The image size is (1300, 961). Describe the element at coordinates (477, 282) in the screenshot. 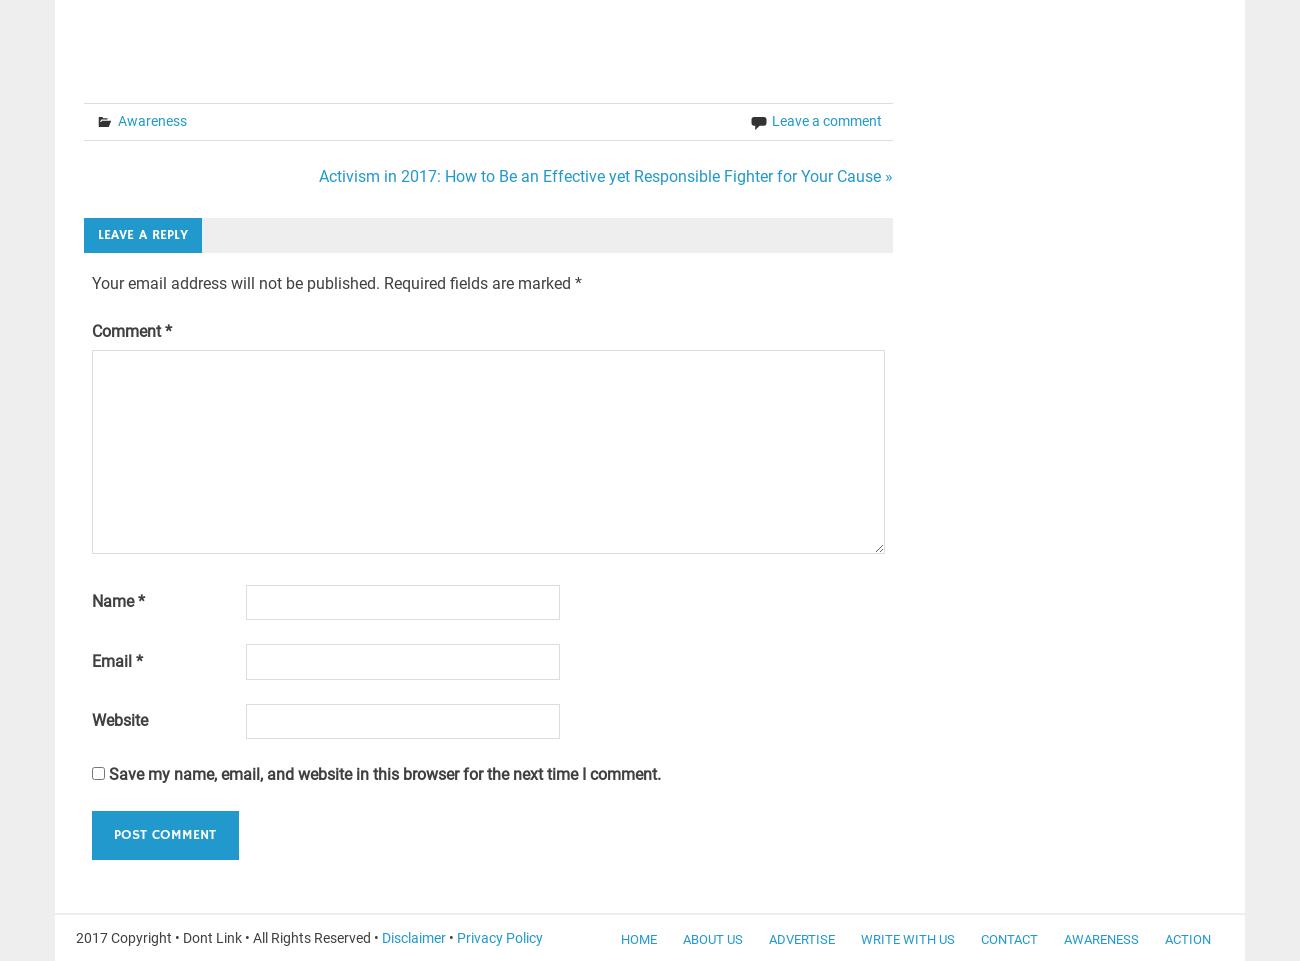

I see `'Required fields are marked'` at that location.